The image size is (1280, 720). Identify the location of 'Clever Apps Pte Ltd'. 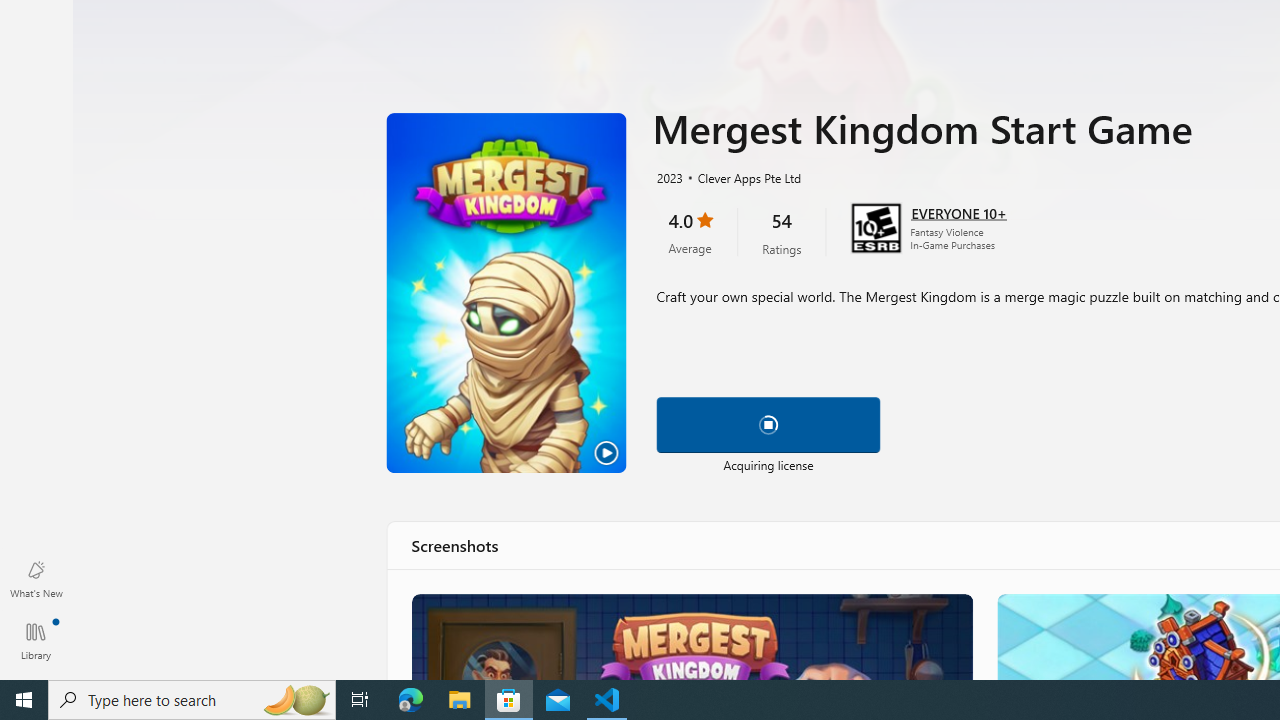
(740, 176).